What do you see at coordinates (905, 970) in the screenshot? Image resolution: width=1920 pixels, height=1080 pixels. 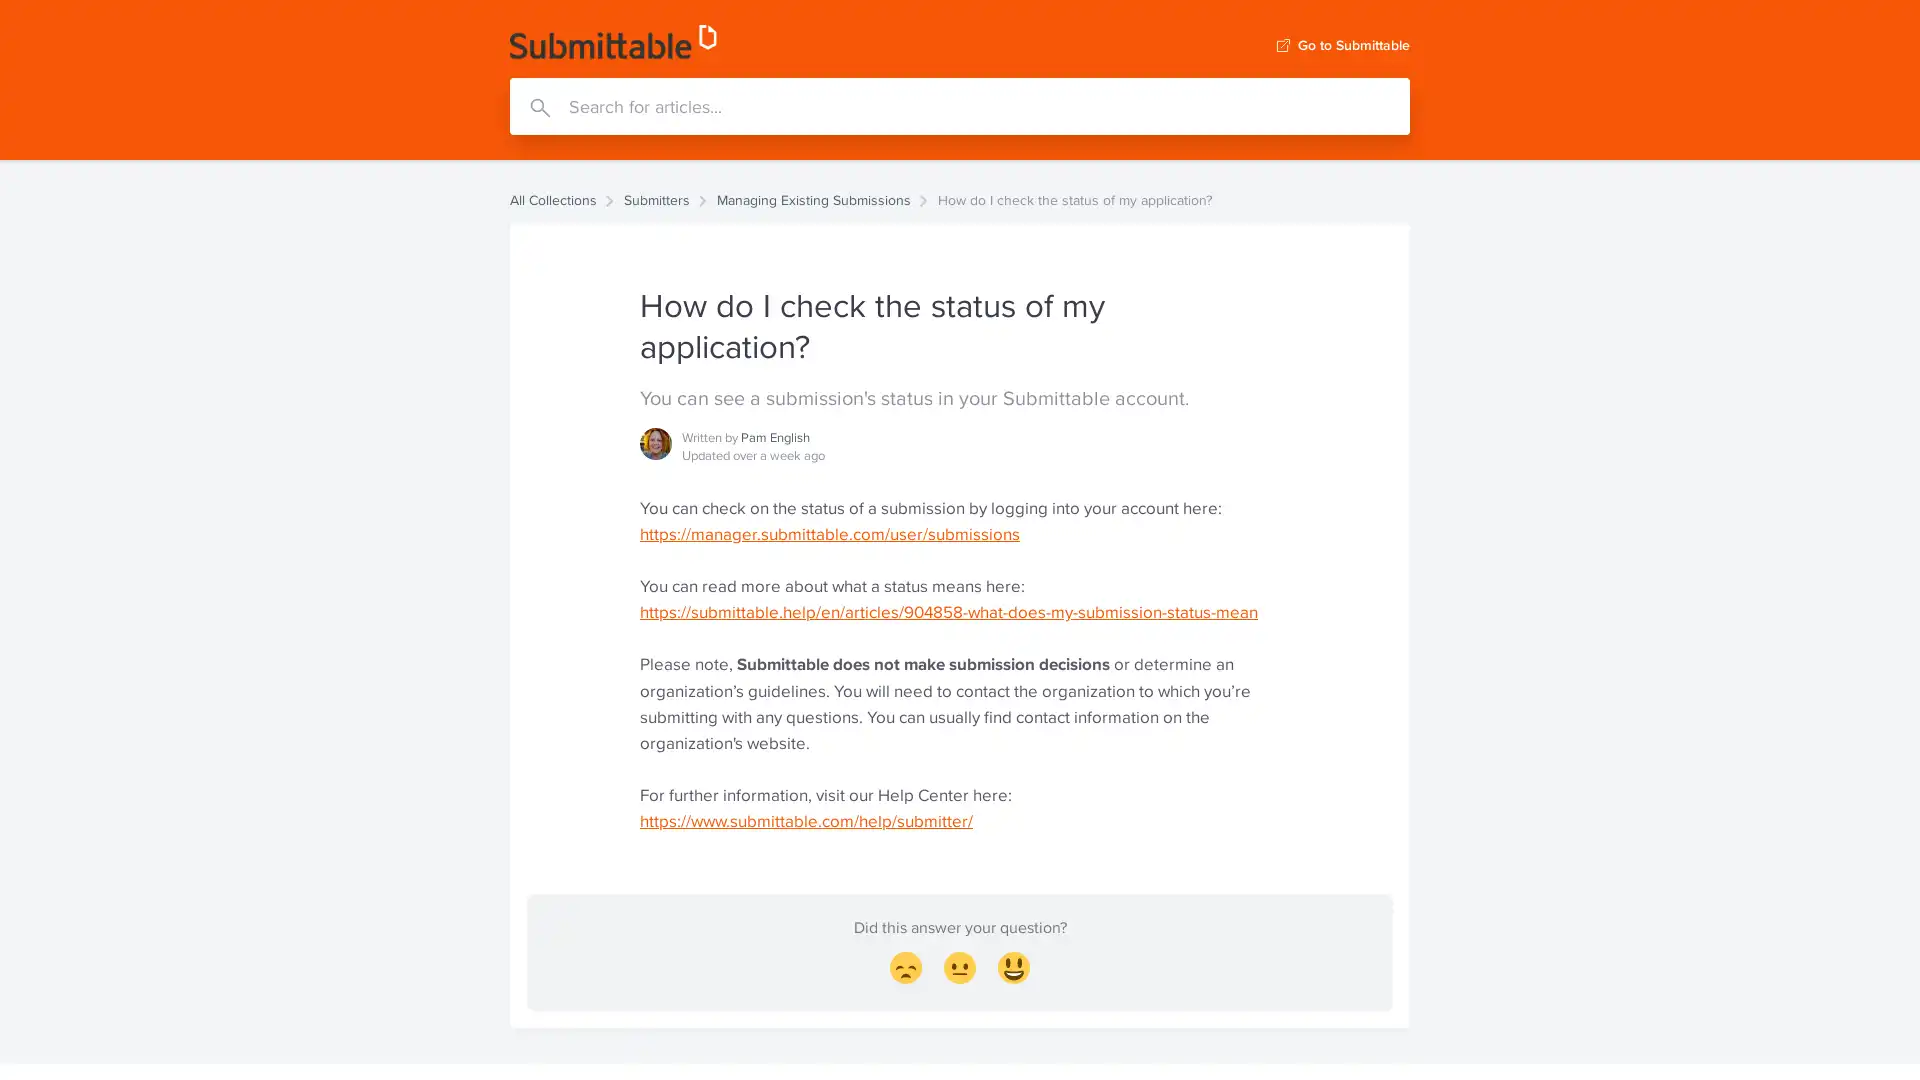 I see `Disappointed Reaction` at bounding box center [905, 970].